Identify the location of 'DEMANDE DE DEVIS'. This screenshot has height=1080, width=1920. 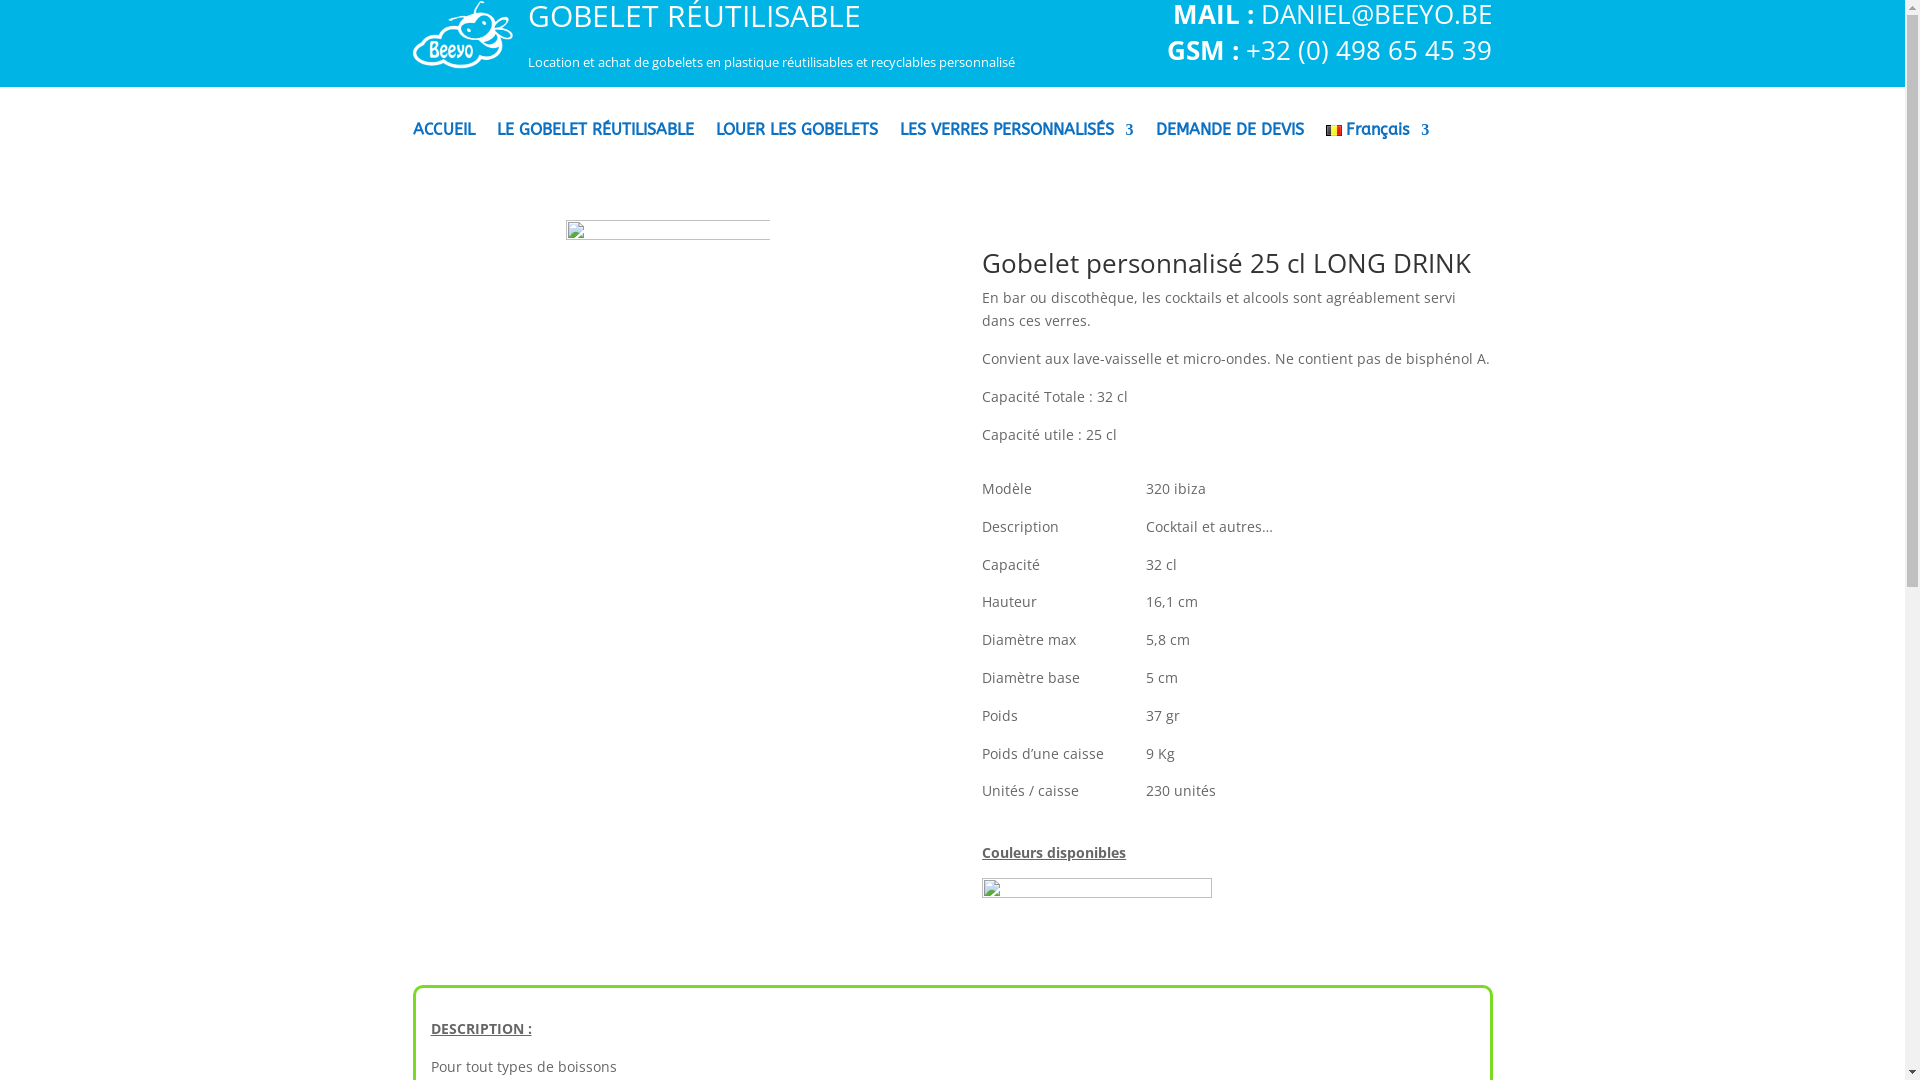
(1156, 143).